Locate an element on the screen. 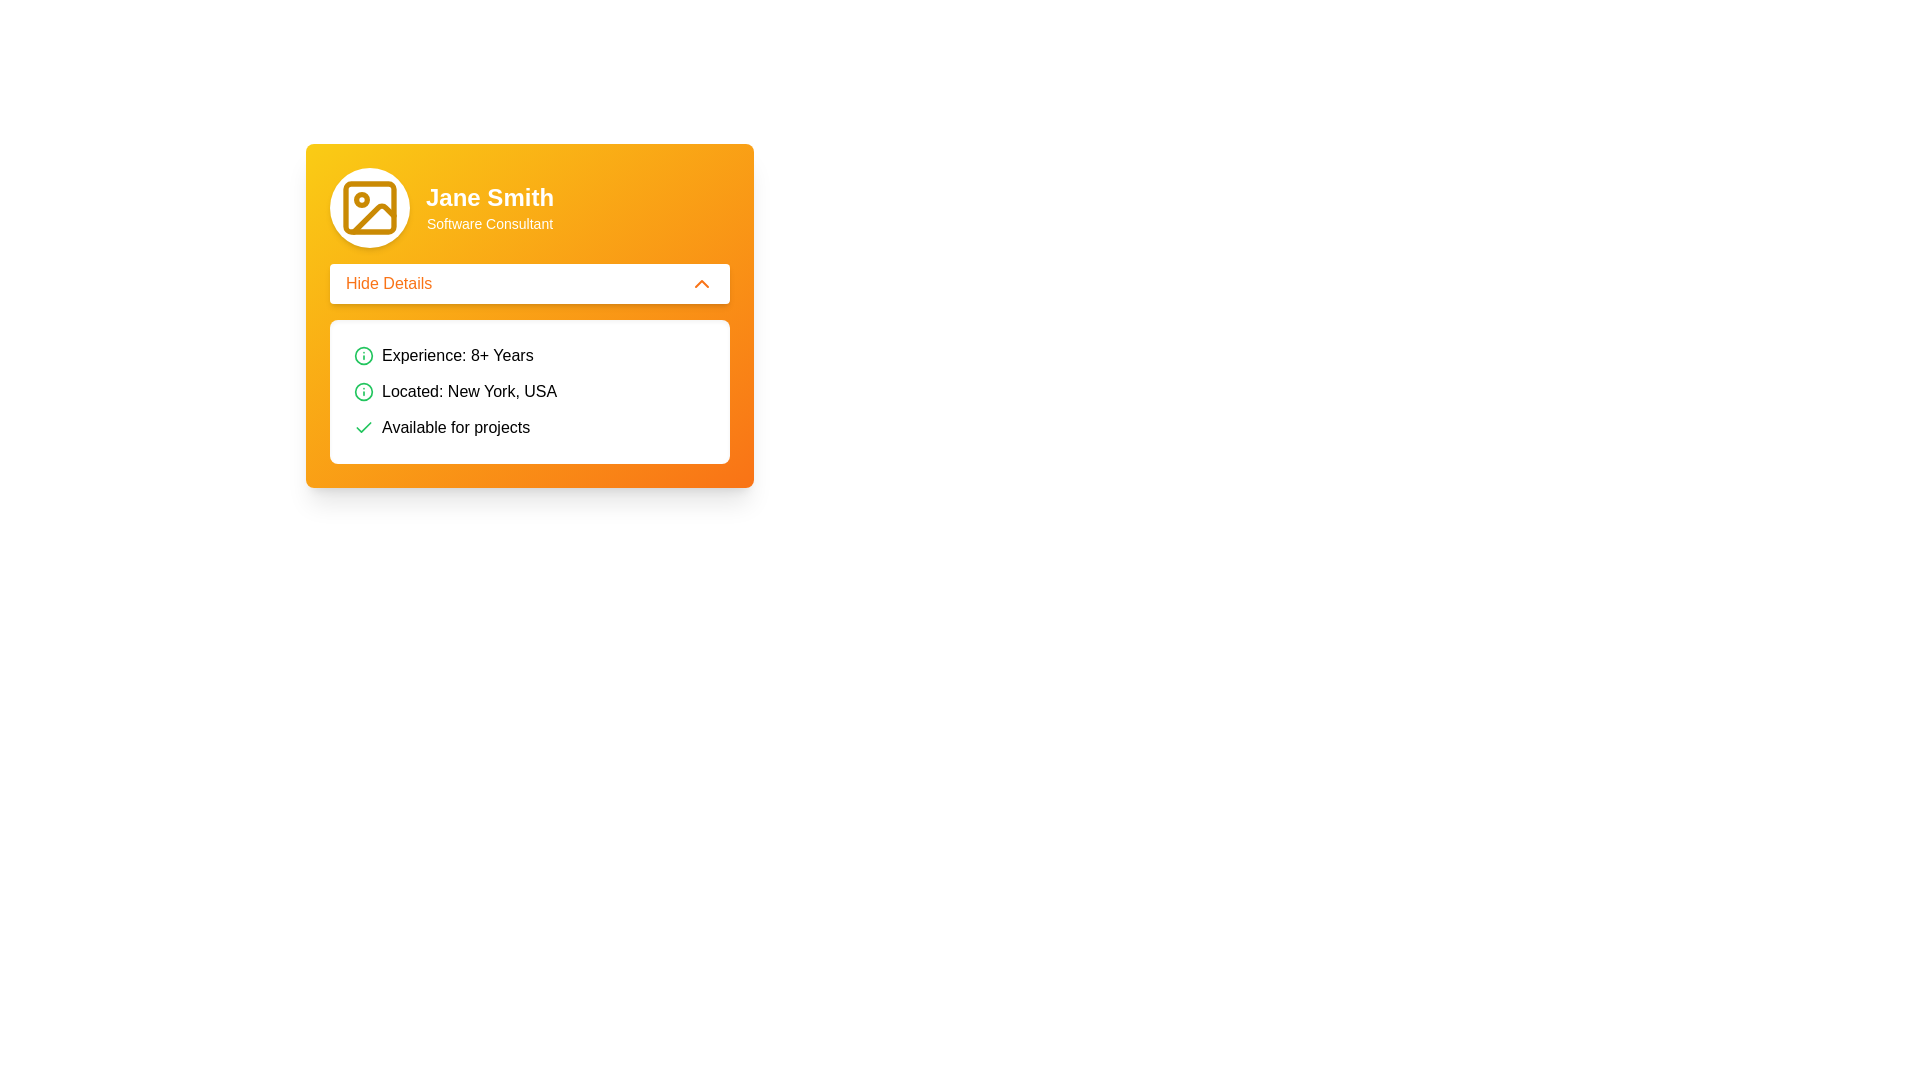 The width and height of the screenshot is (1920, 1080). the positive status icon located to the left of the text 'Available for projects' within a structured list is located at coordinates (364, 427).